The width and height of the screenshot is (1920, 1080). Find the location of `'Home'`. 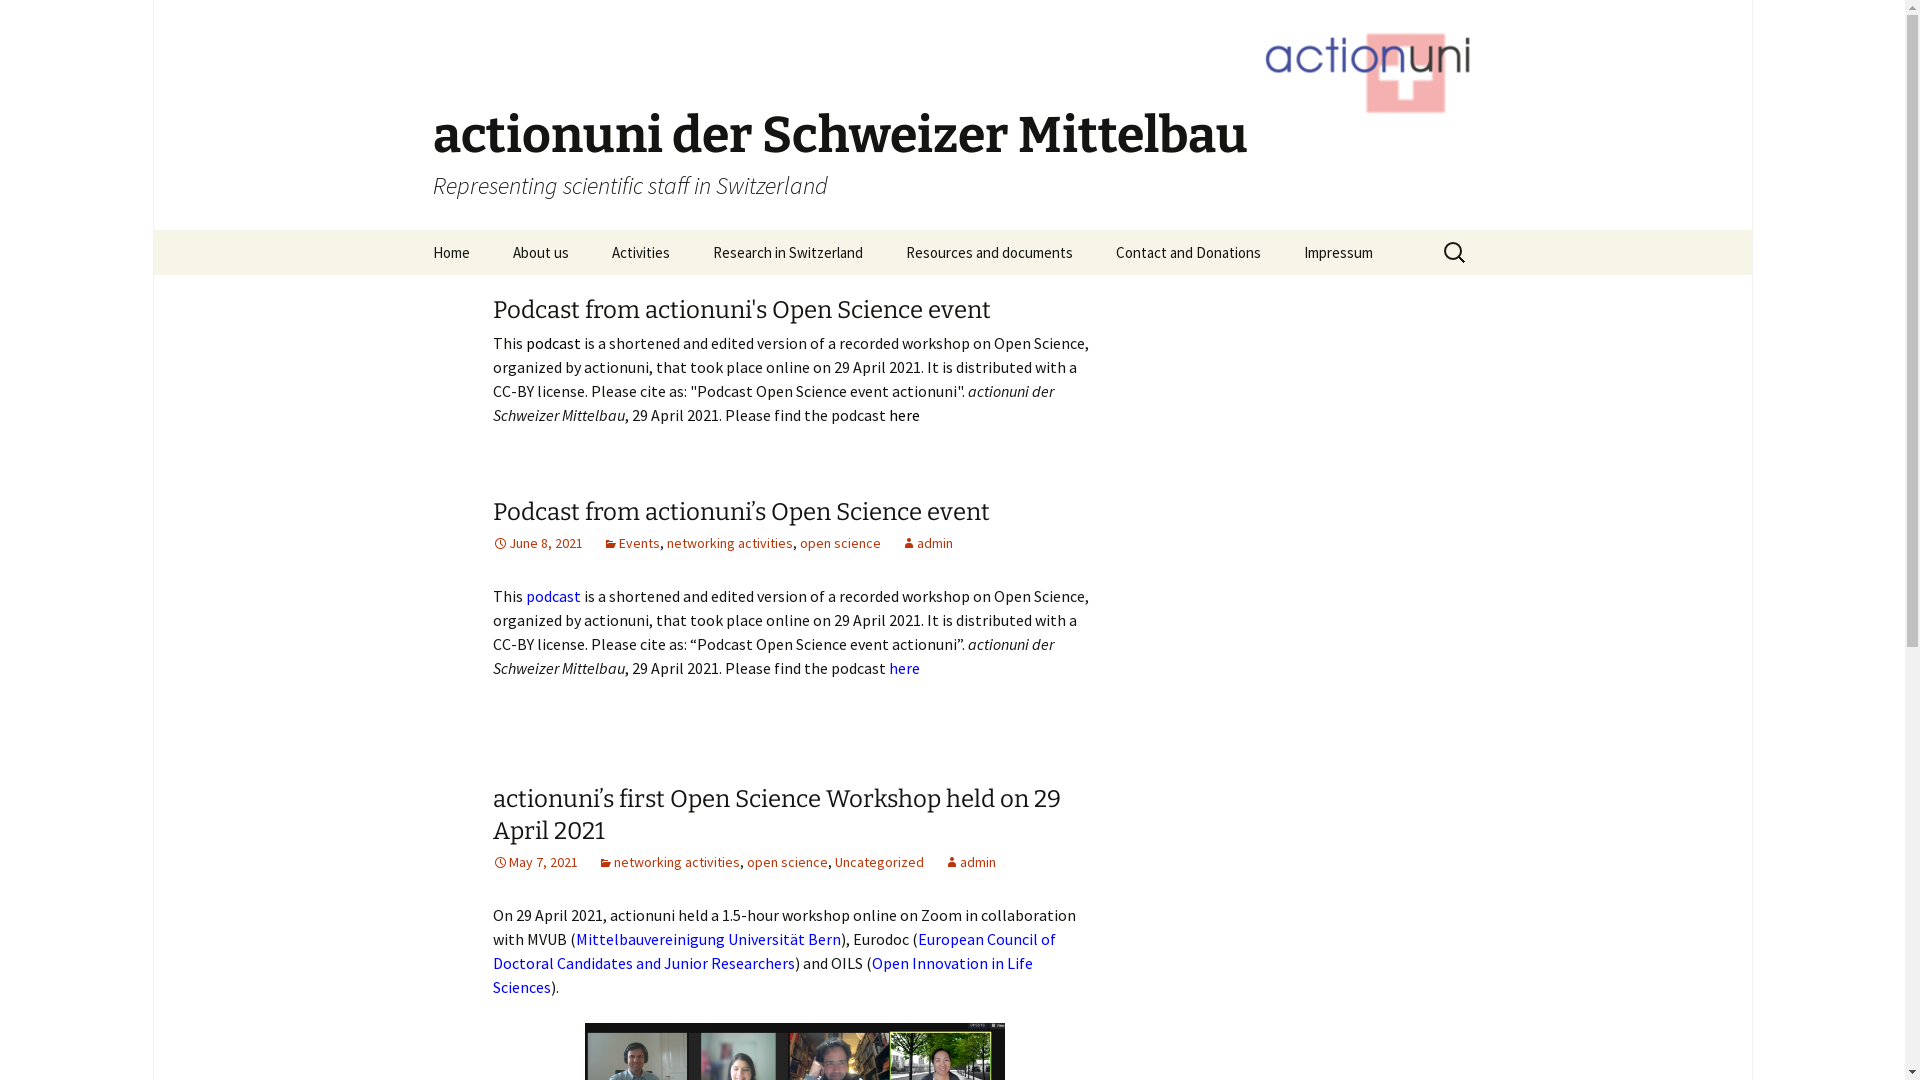

'Home' is located at coordinates (411, 251).